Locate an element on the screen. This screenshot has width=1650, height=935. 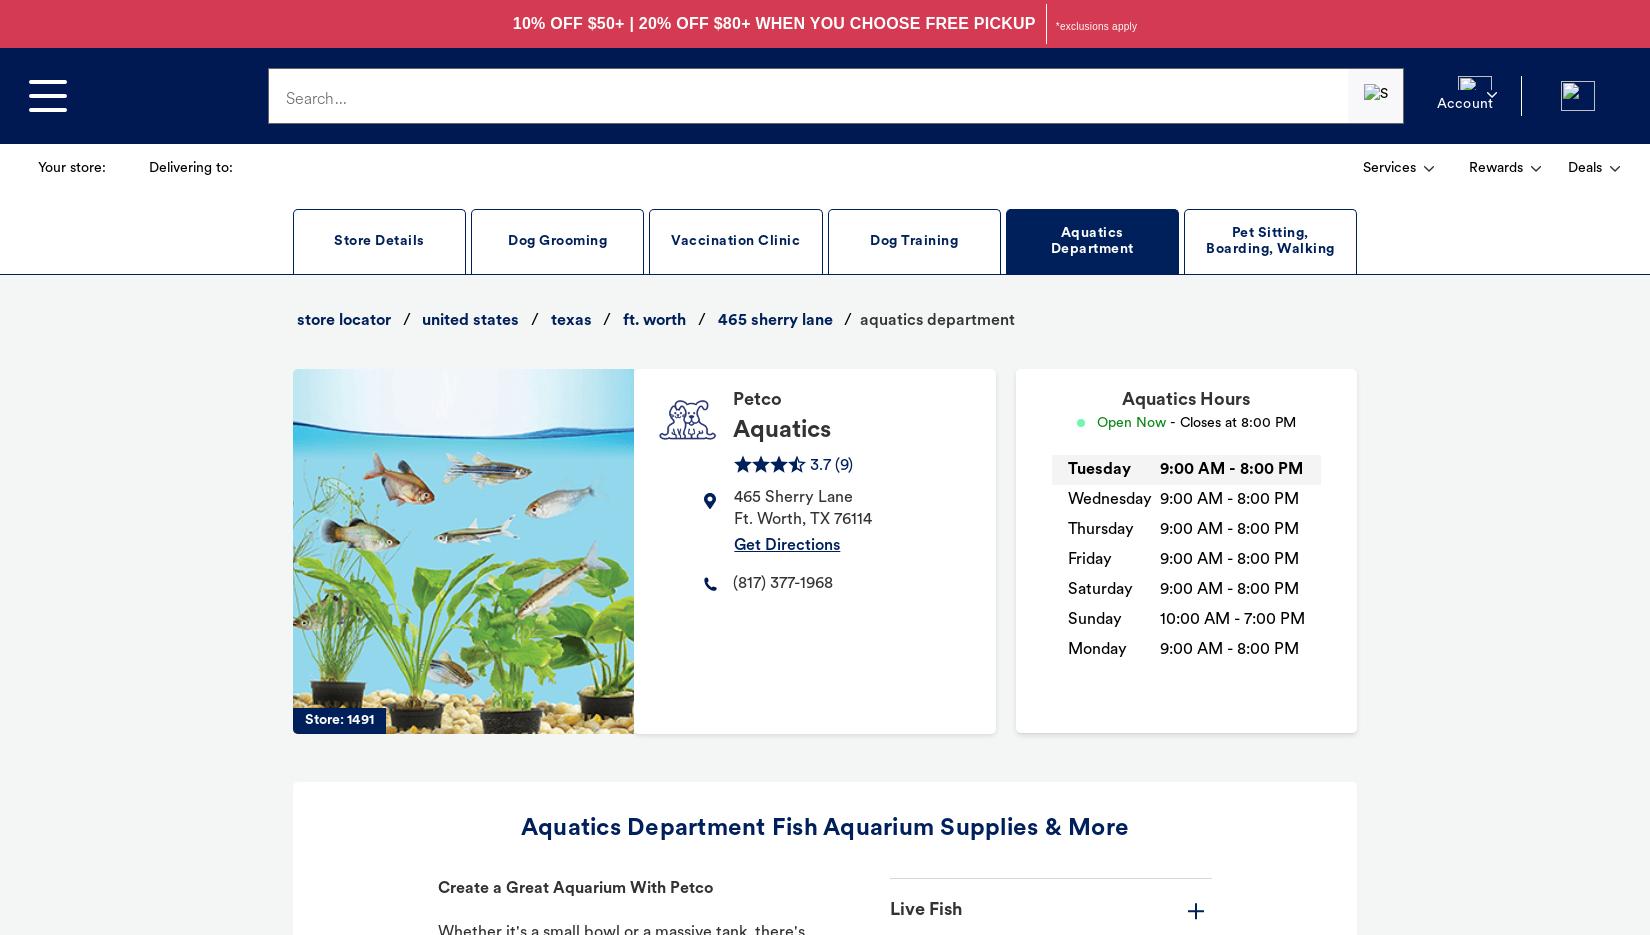
'Friday' is located at coordinates (1089, 559).